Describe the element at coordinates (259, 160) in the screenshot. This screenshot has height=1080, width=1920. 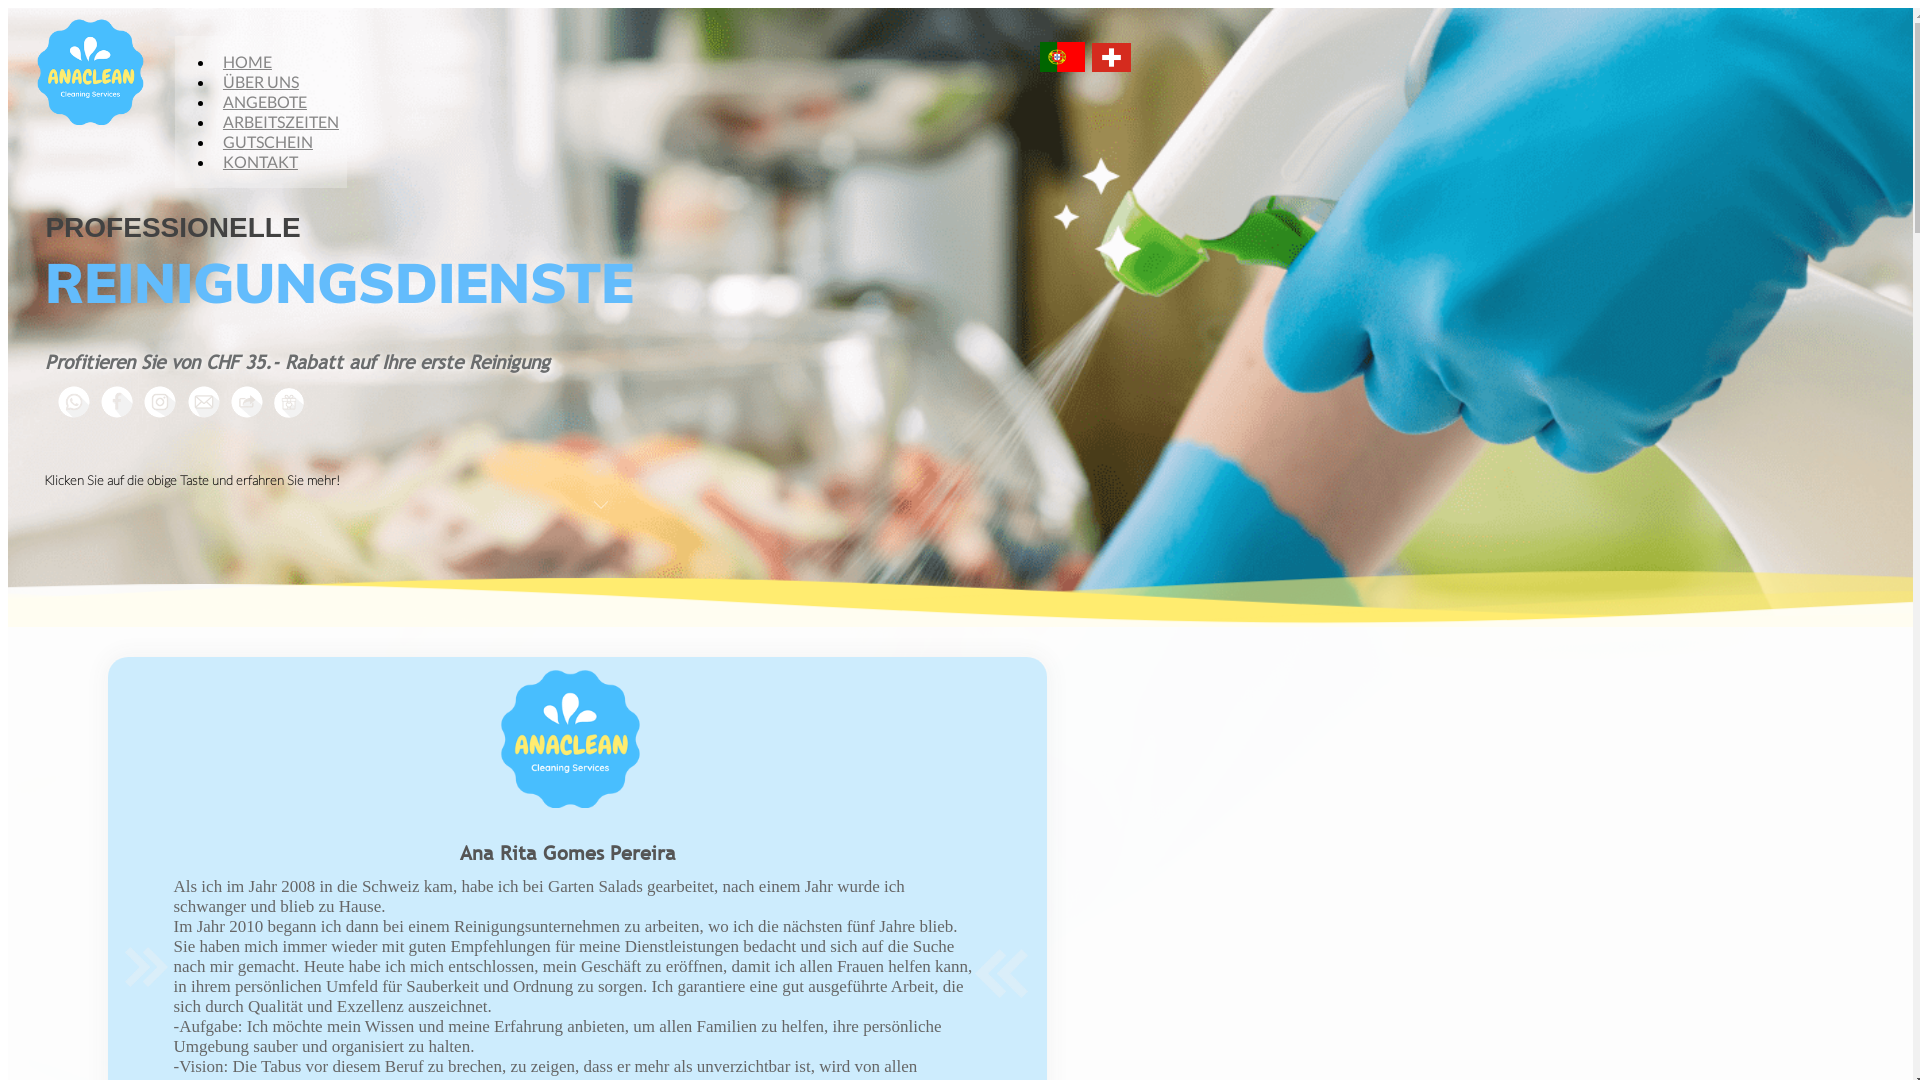
I see `'KONTAKT'` at that location.